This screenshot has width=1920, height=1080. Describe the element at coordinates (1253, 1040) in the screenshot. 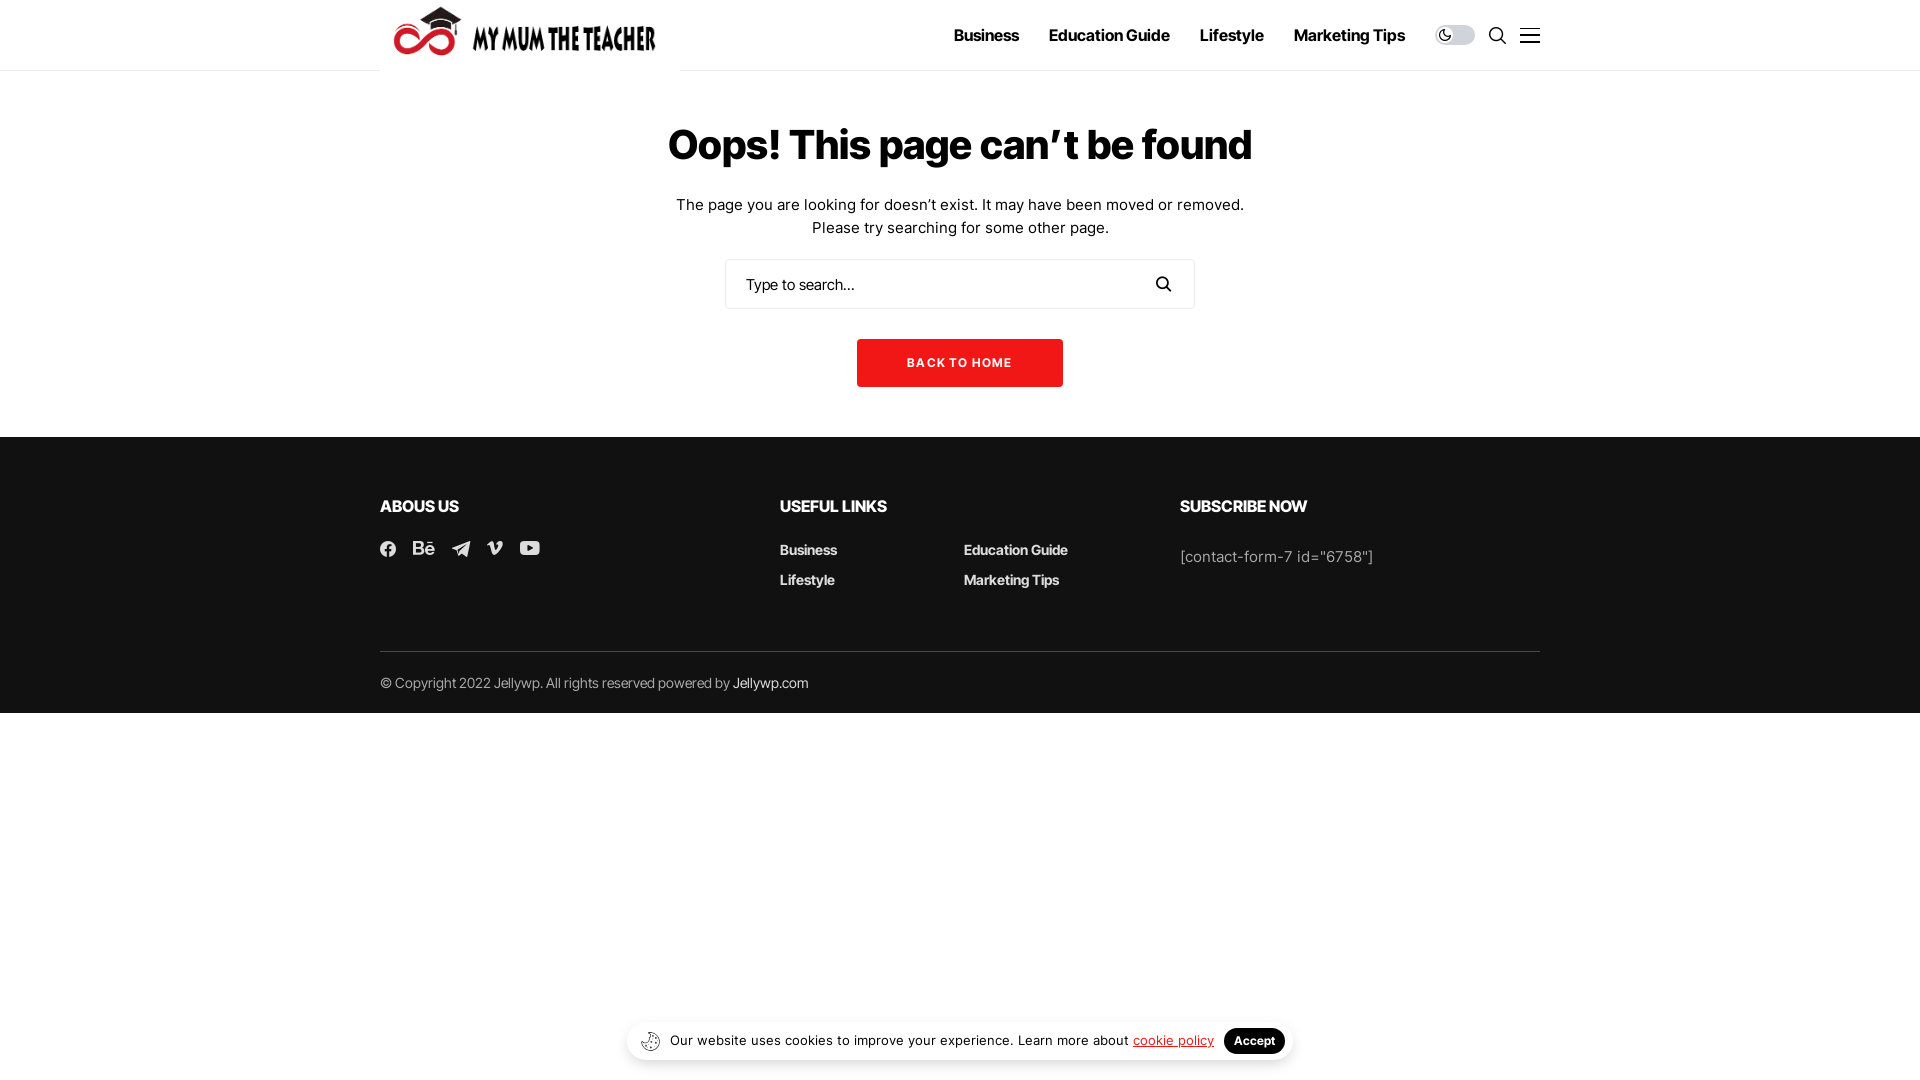

I see `'Accept'` at that location.